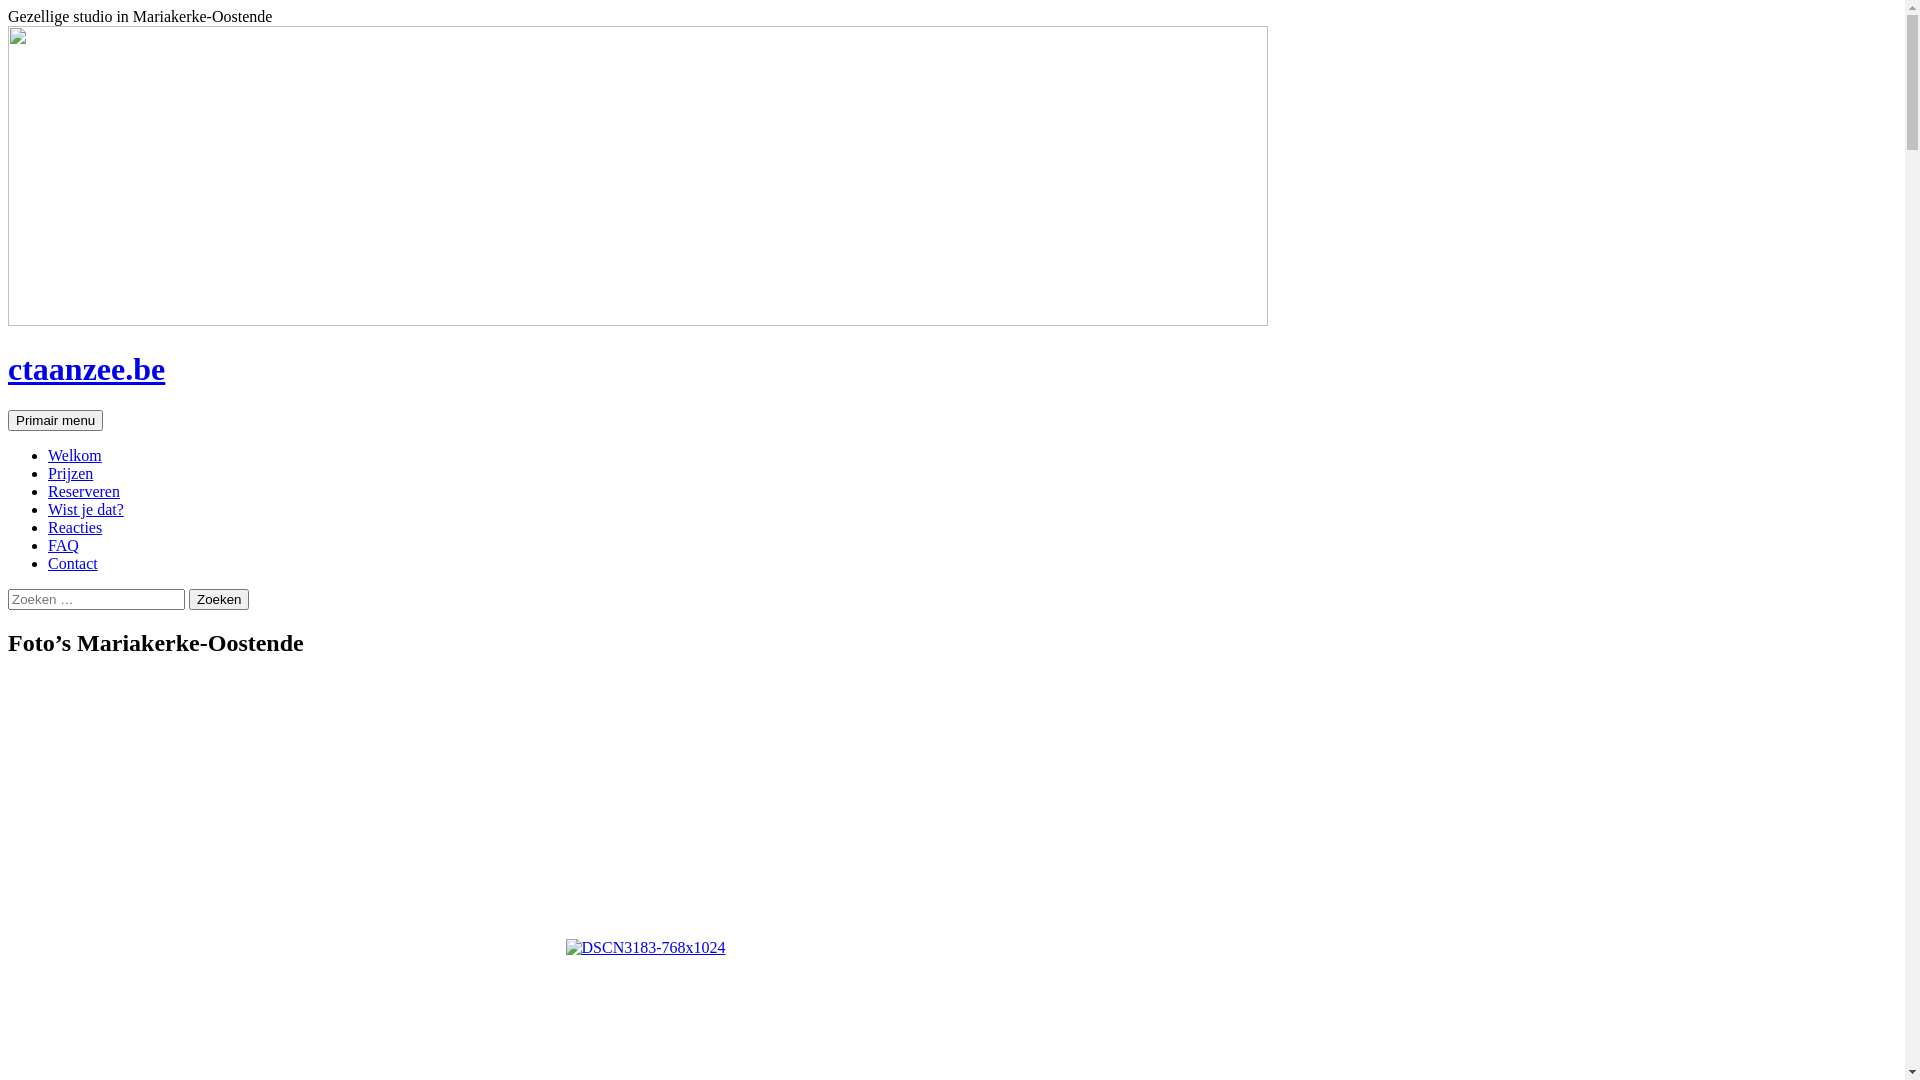 The width and height of the screenshot is (1920, 1080). Describe the element at coordinates (85, 508) in the screenshot. I see `'Wist je dat?'` at that location.